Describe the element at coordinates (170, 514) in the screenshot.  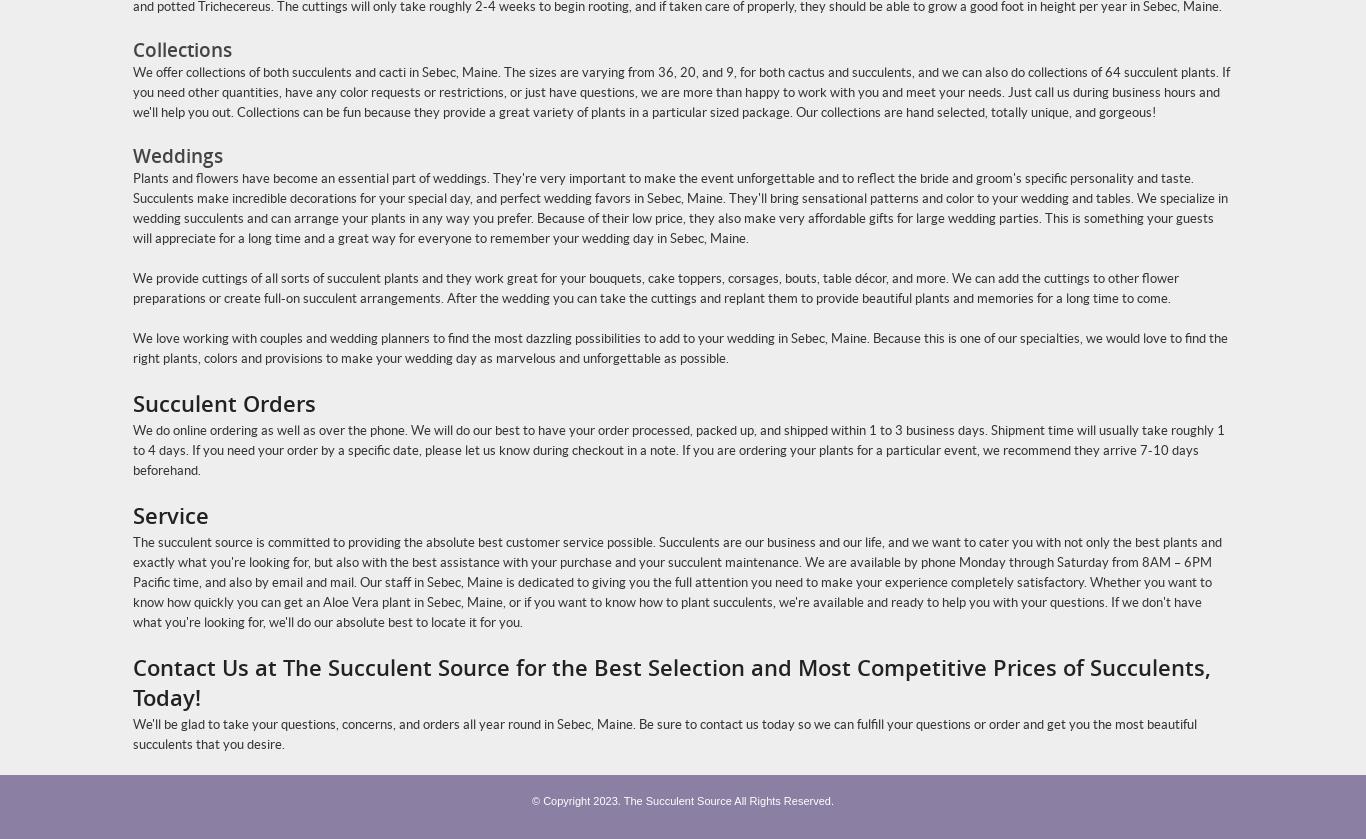
I see `'Service'` at that location.